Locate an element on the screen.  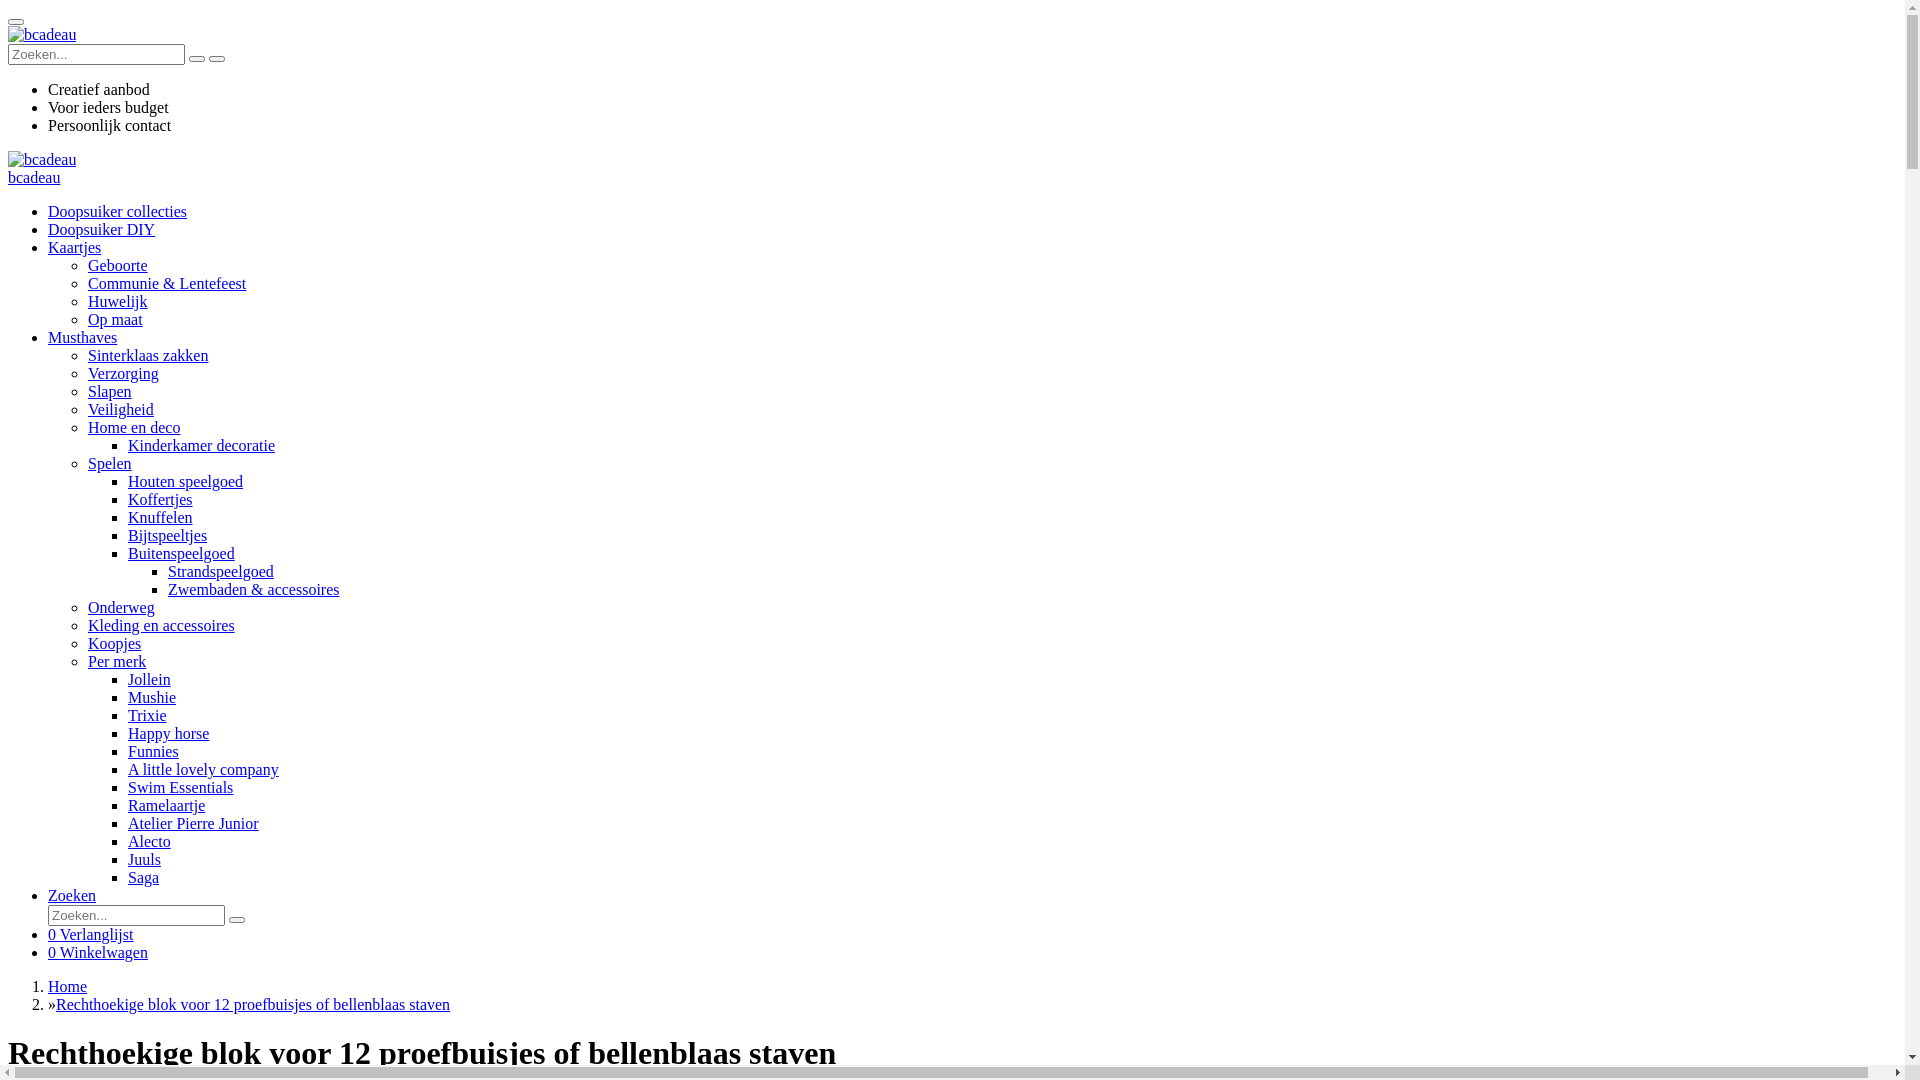
'0 Winkelwagen' is located at coordinates (96, 951).